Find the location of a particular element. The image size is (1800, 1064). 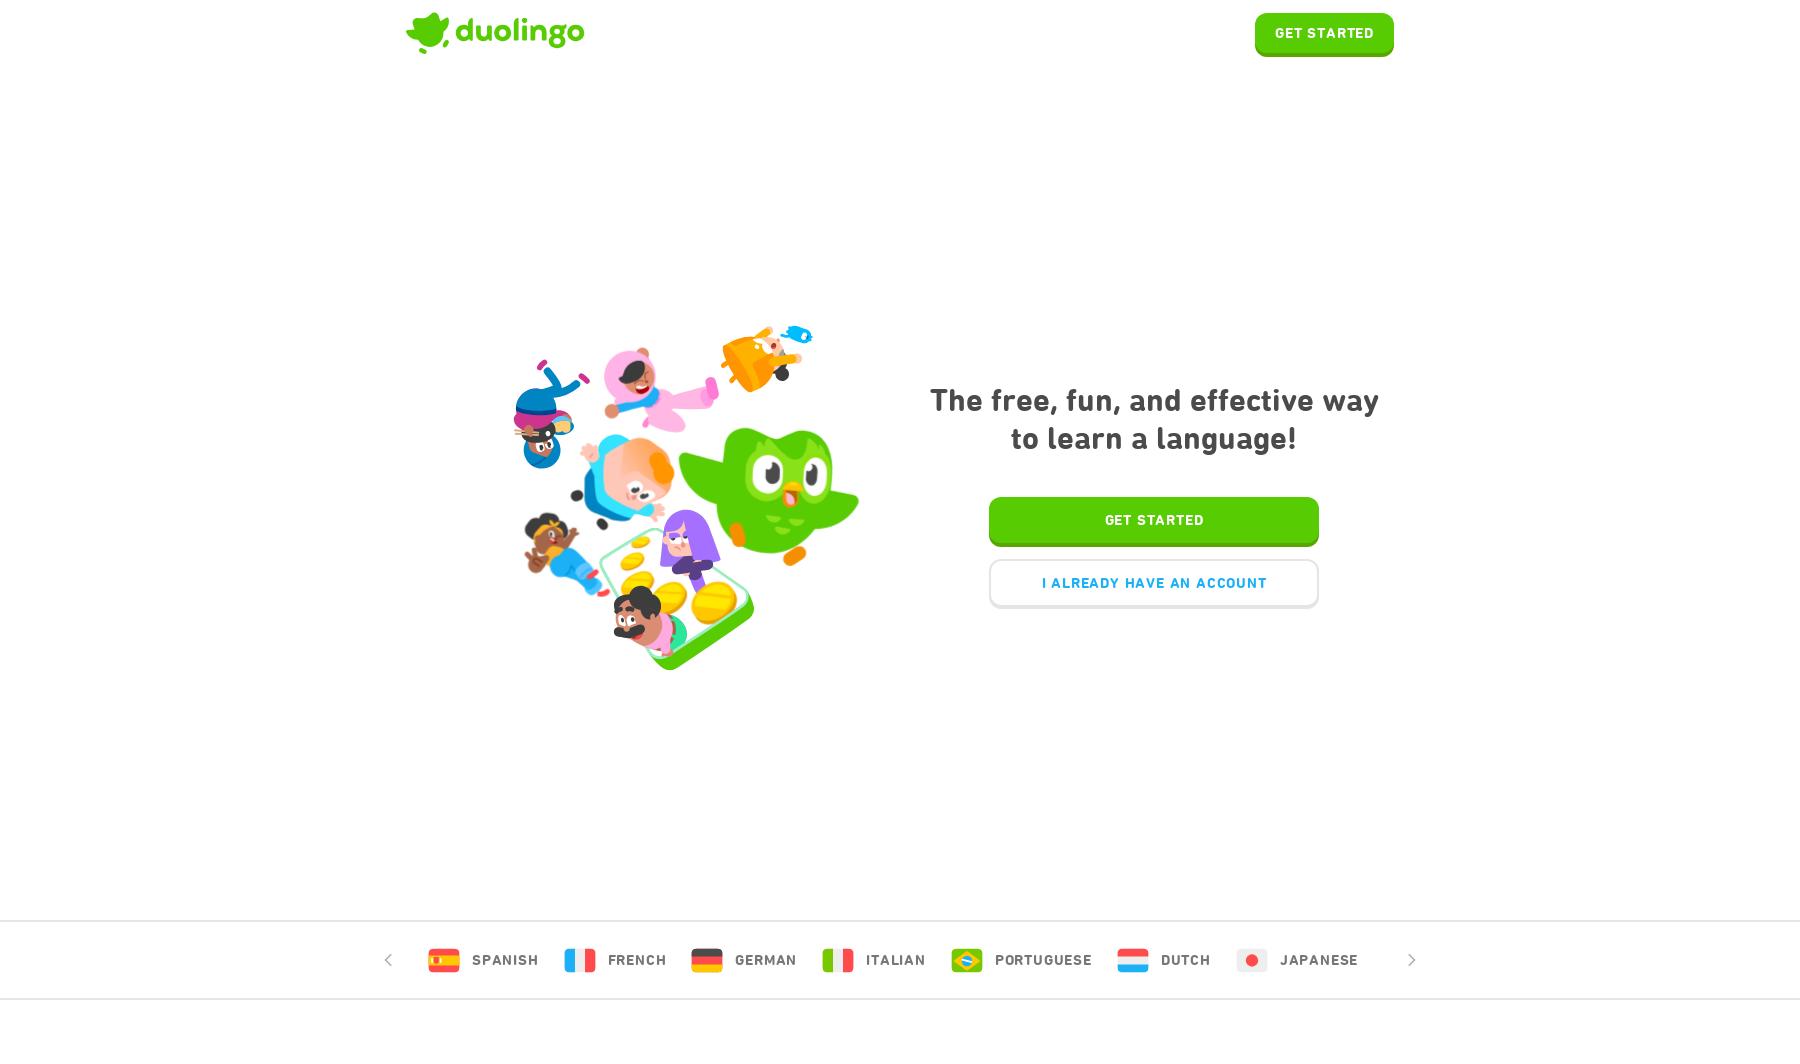

'French' is located at coordinates (636, 960).